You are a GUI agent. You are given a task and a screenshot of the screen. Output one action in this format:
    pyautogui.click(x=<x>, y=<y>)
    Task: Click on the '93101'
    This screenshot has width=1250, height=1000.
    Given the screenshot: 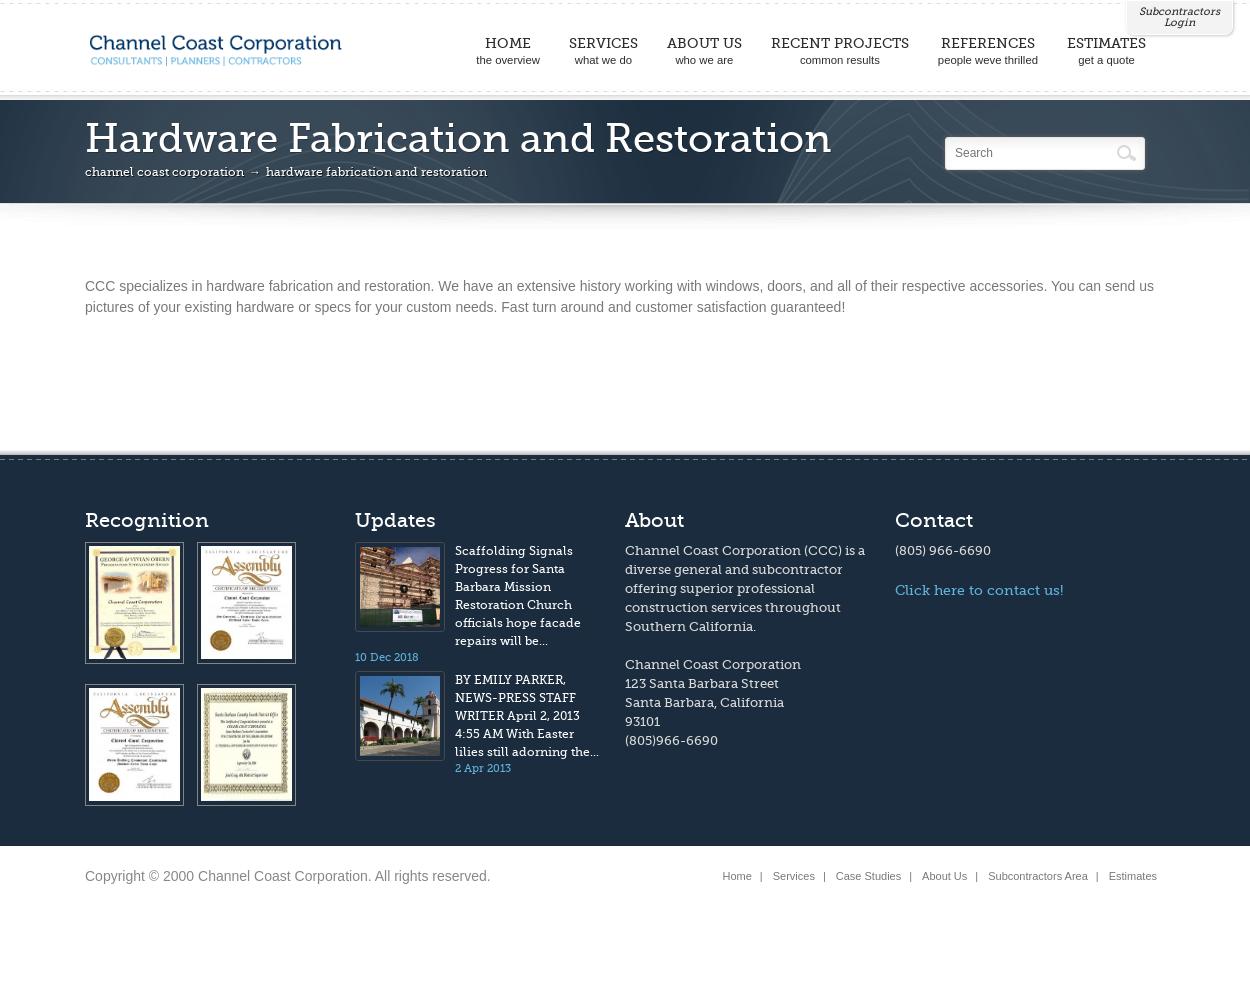 What is the action you would take?
    pyautogui.click(x=625, y=720)
    